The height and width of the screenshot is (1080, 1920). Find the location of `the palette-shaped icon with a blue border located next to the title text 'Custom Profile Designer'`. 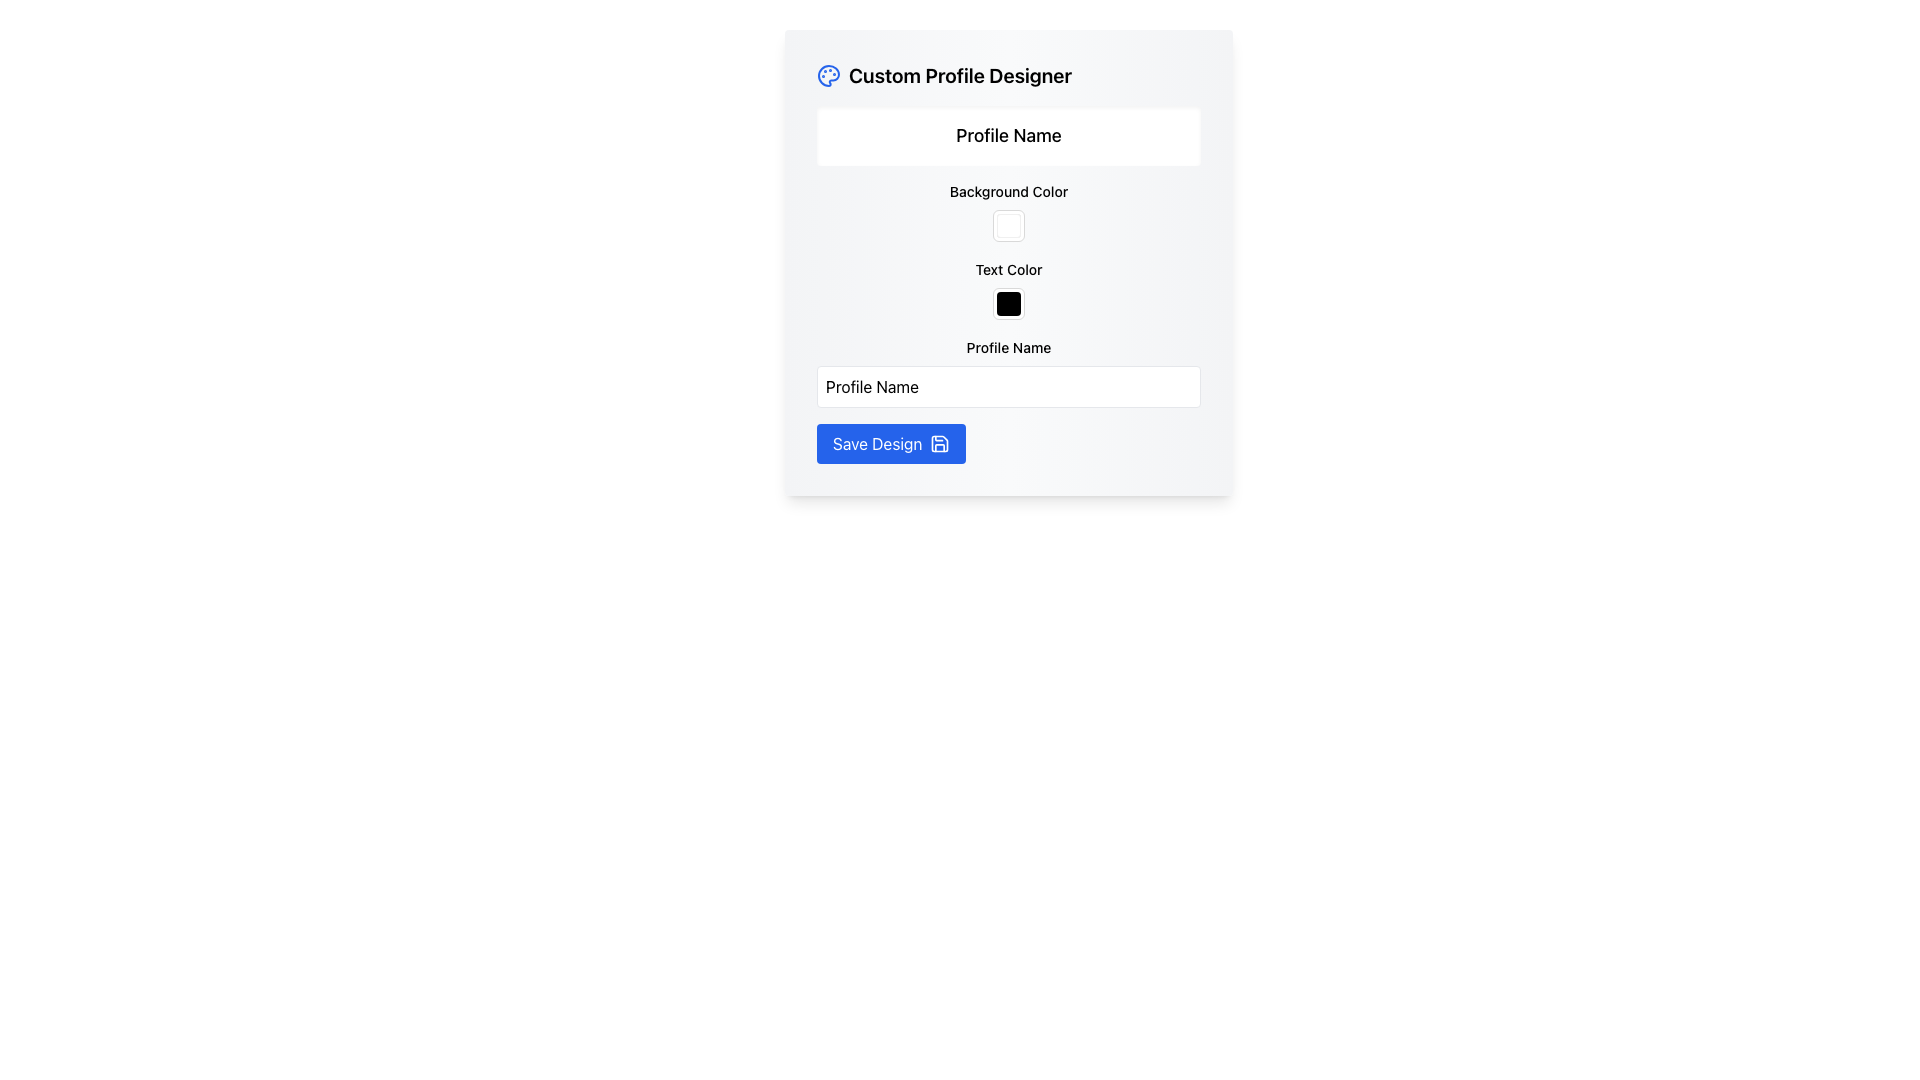

the palette-shaped icon with a blue border located next to the title text 'Custom Profile Designer' is located at coordinates (829, 75).